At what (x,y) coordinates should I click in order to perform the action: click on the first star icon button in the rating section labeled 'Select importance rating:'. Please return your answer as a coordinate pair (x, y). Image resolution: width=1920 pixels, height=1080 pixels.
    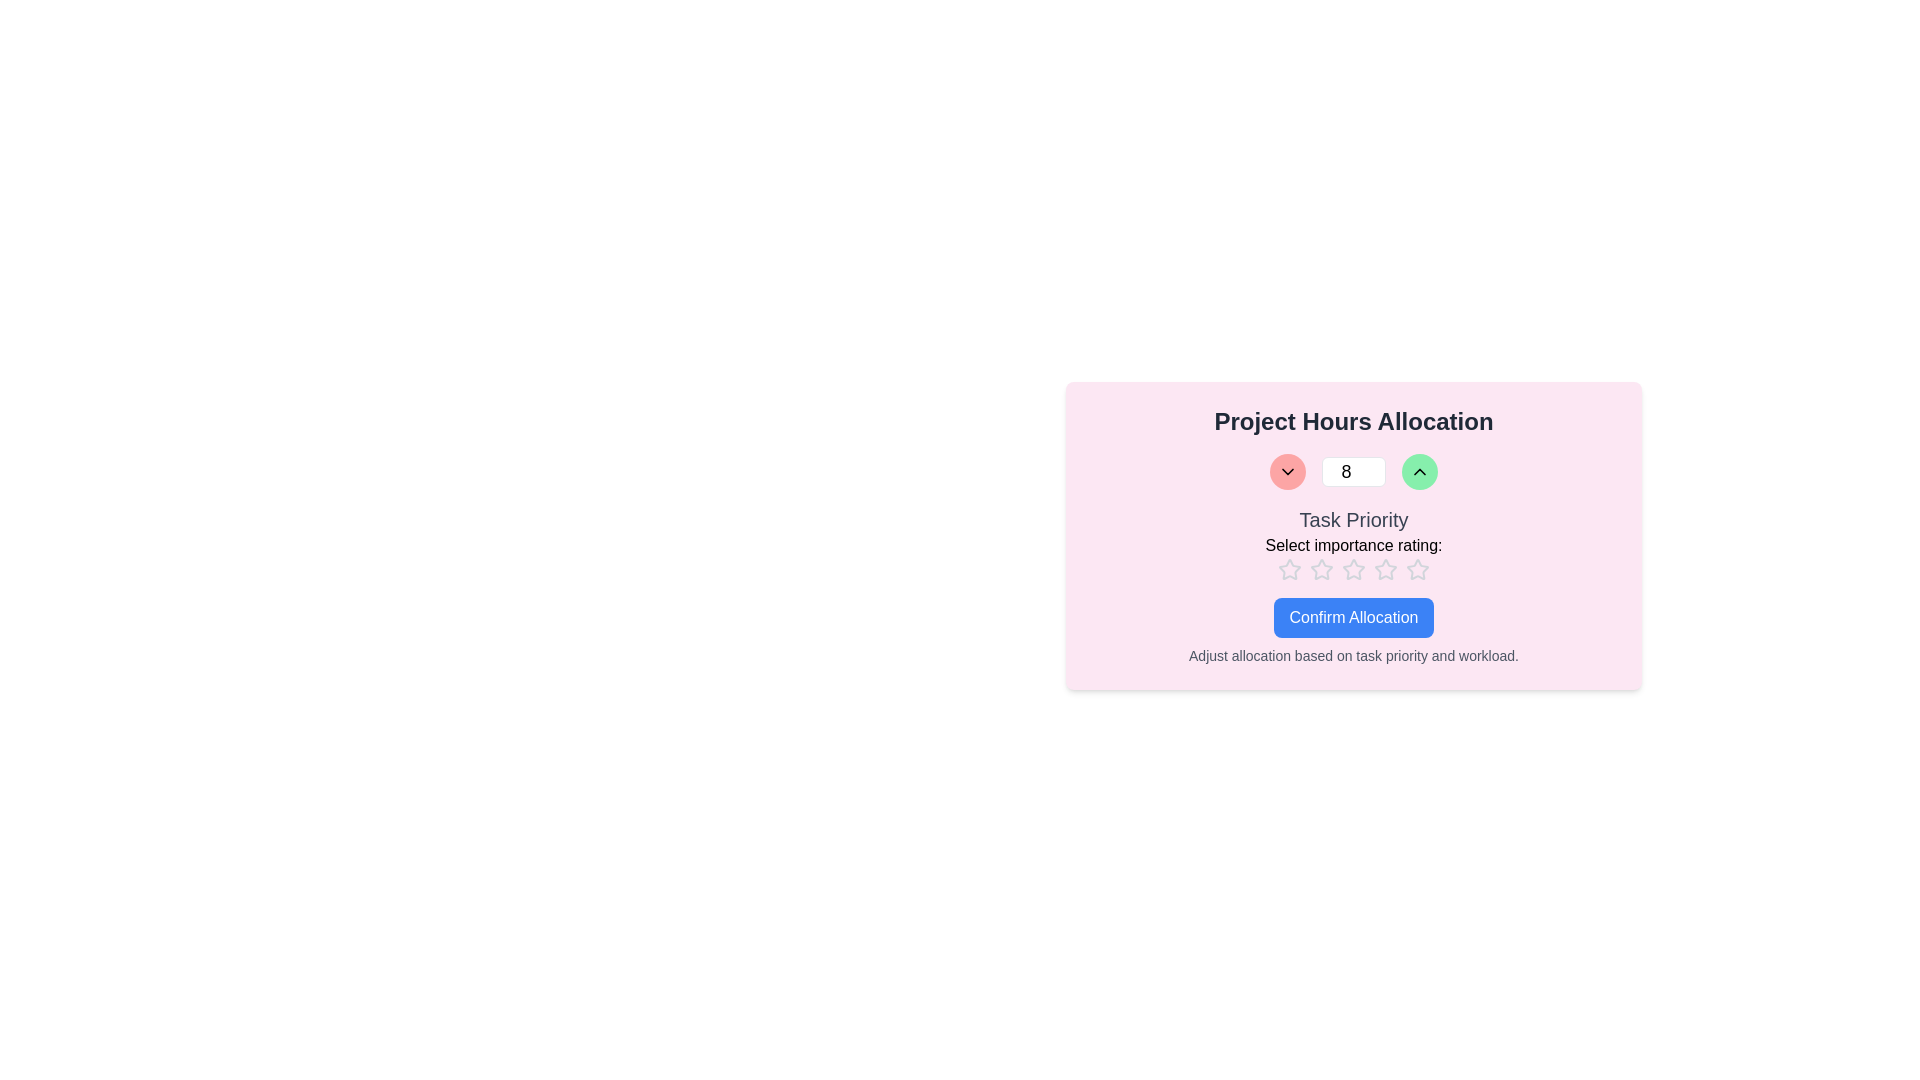
    Looking at the image, I should click on (1290, 570).